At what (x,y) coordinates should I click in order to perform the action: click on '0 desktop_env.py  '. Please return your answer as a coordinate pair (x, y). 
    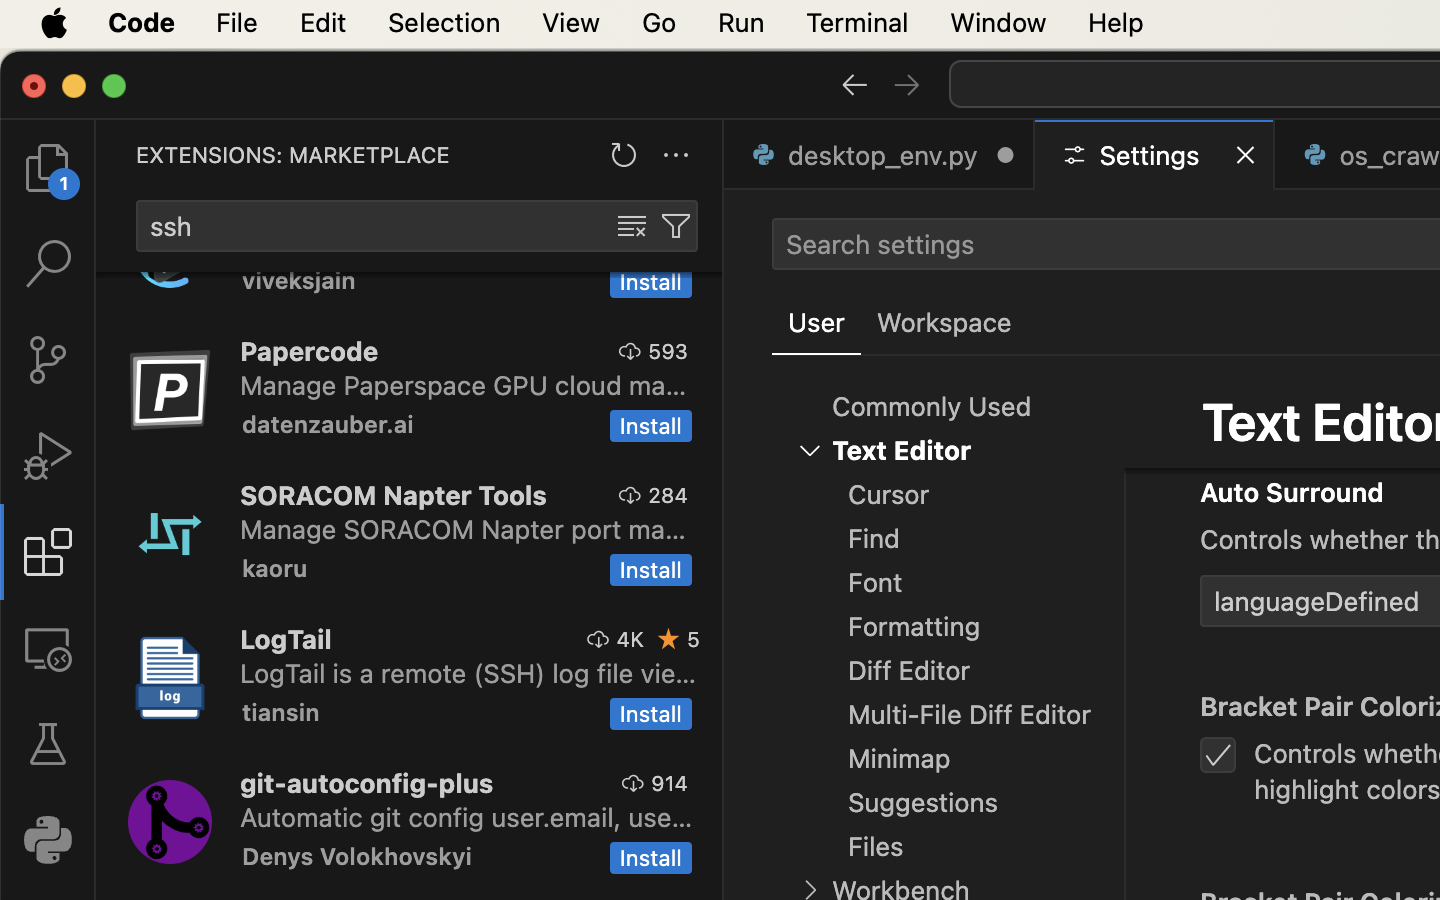
    Looking at the image, I should click on (878, 154).